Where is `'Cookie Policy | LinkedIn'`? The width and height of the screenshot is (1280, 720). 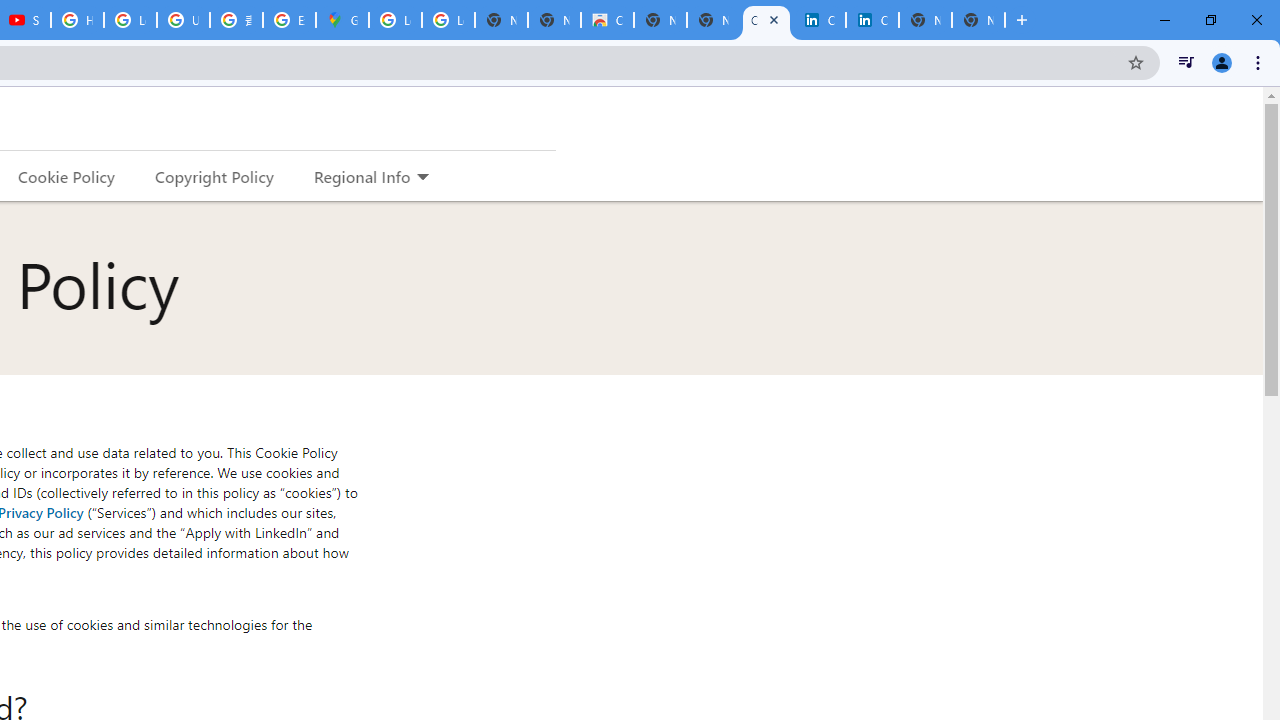
'Cookie Policy | LinkedIn' is located at coordinates (819, 20).